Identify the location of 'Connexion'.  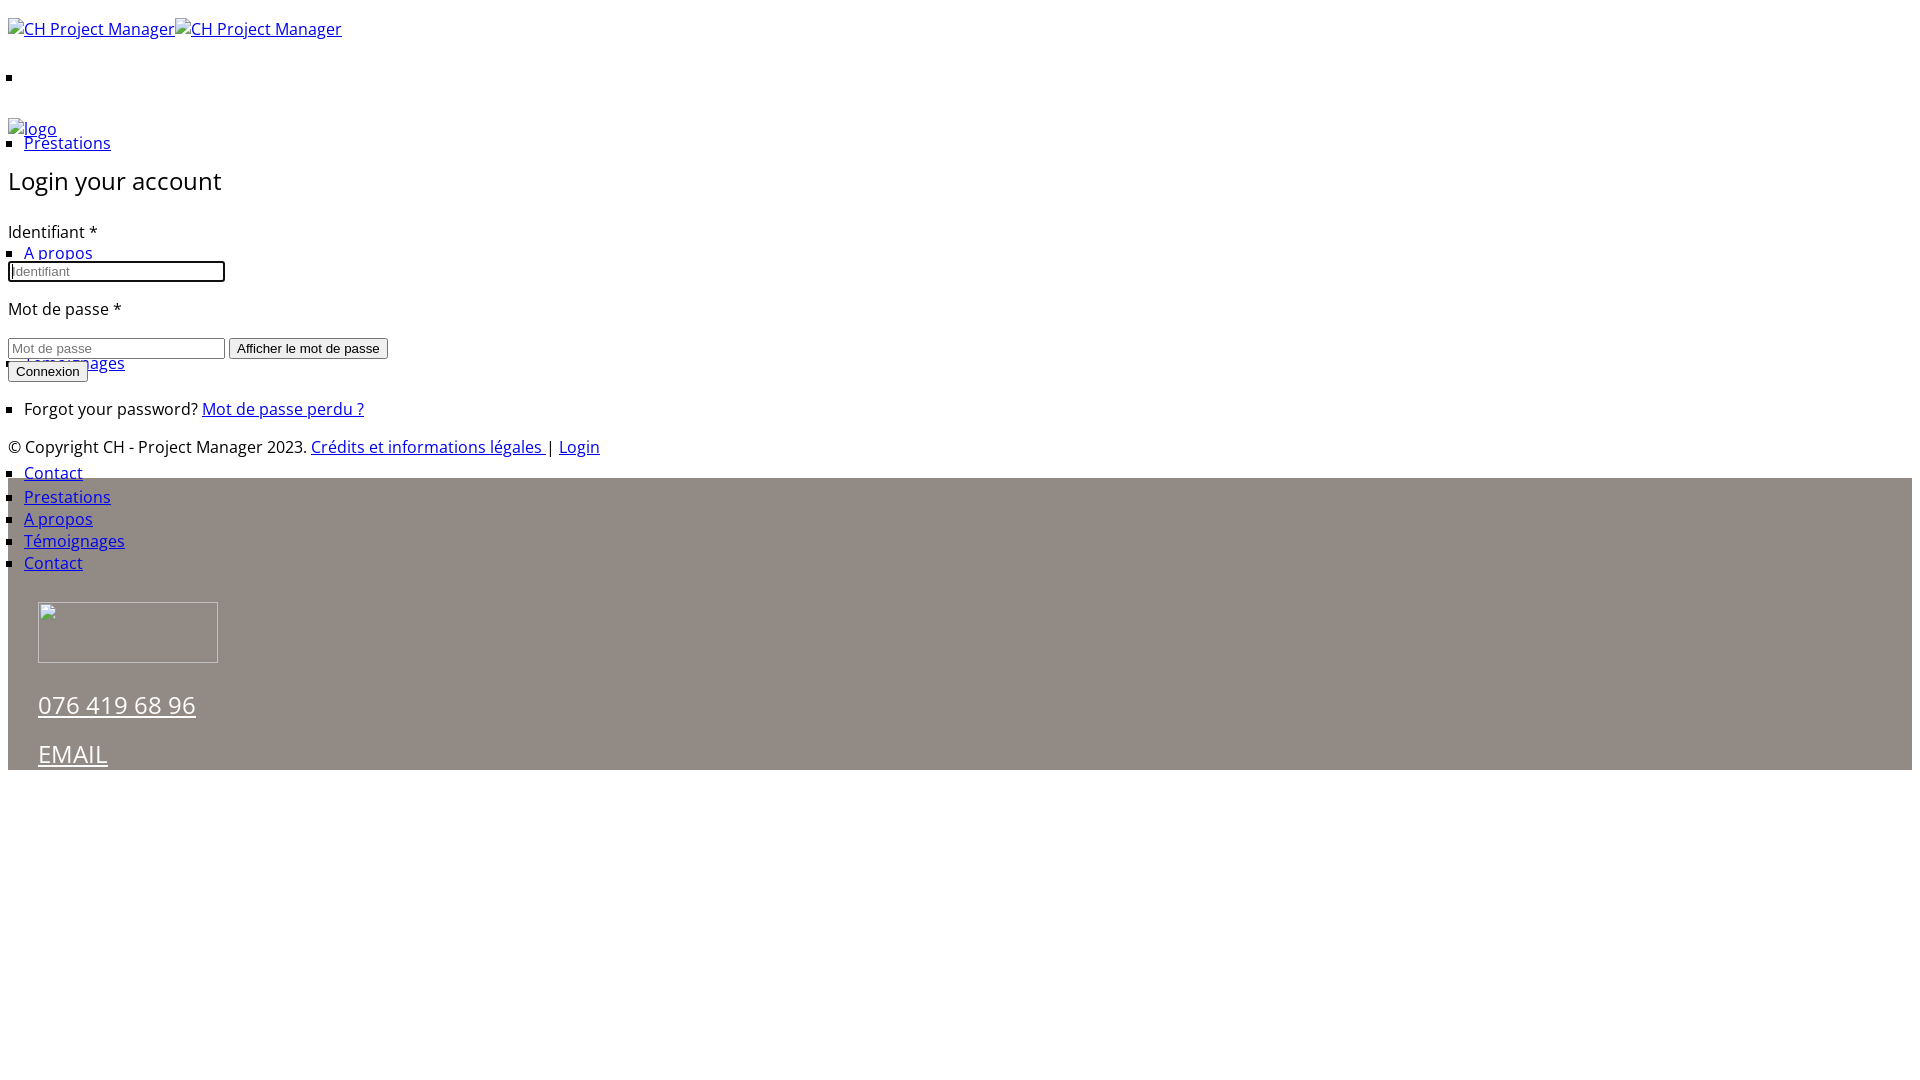
(48, 371).